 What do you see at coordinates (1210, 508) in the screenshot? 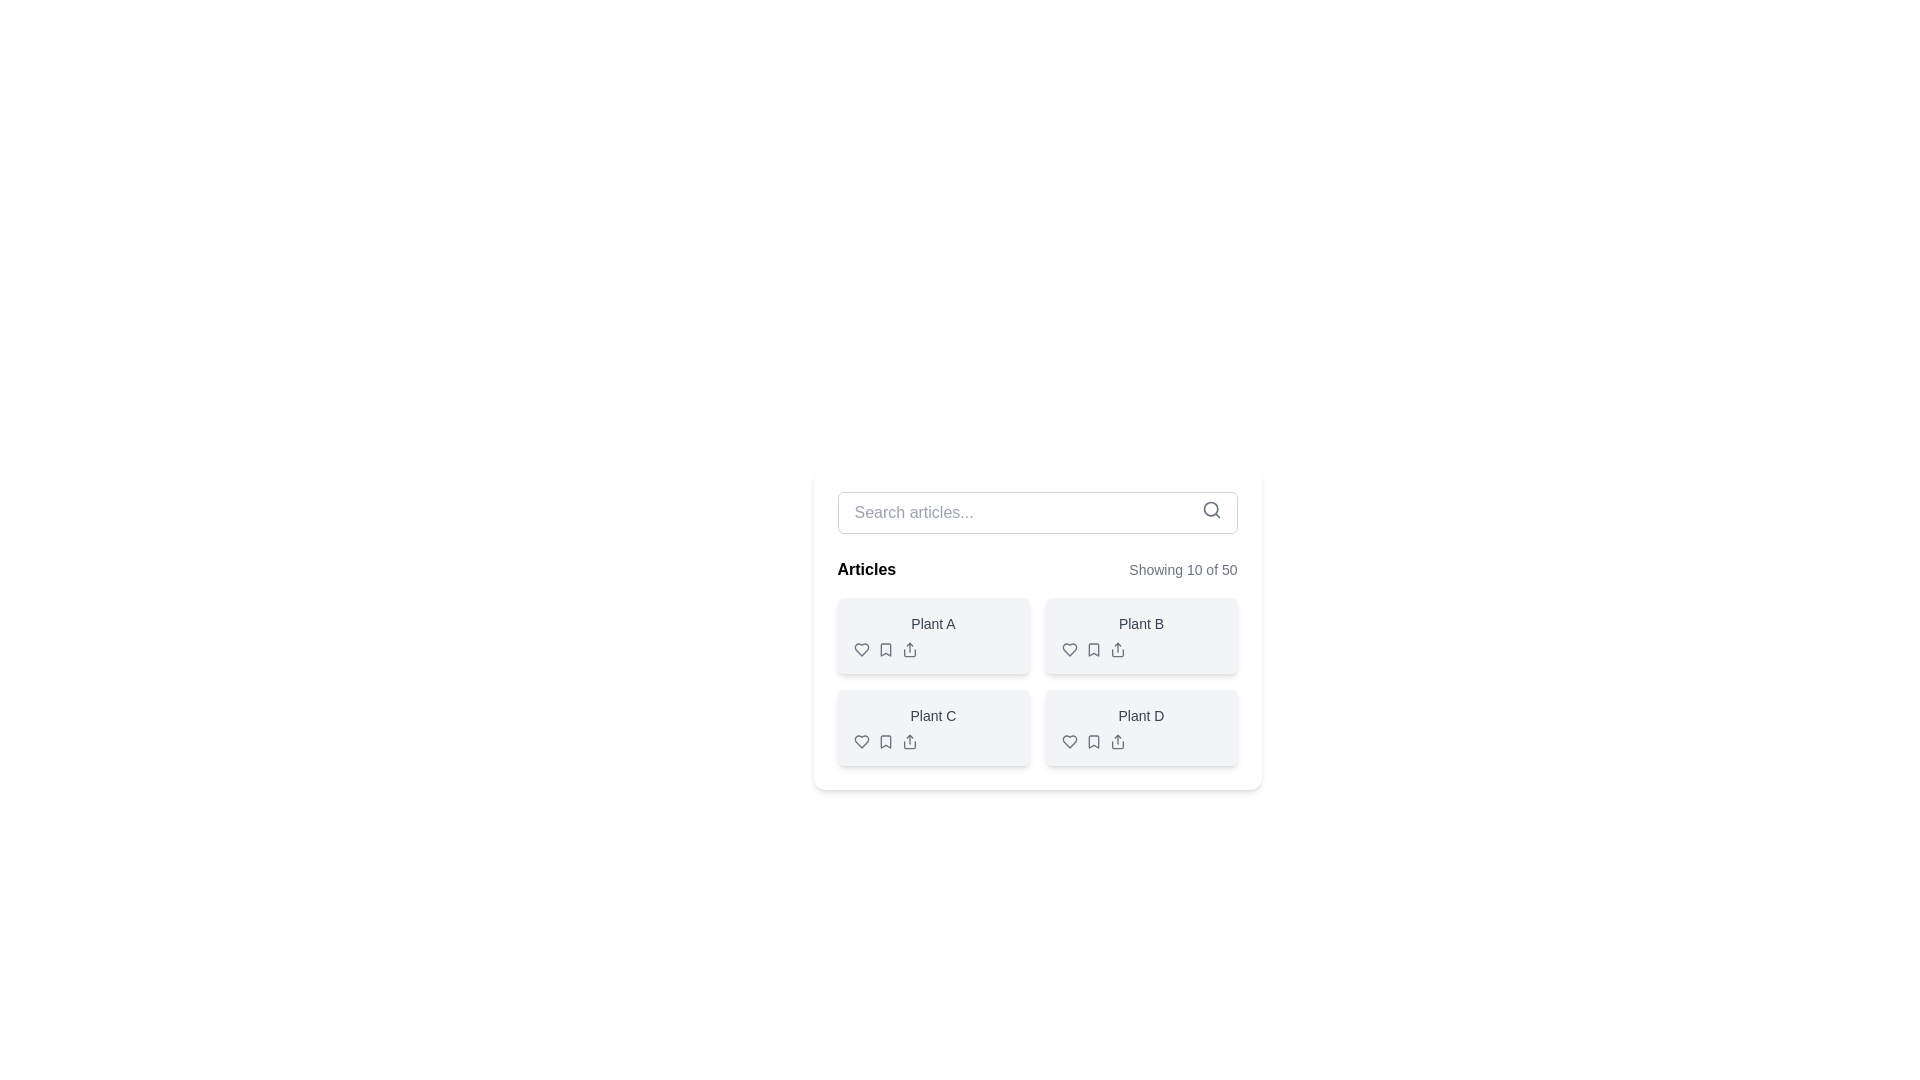
I see `the search icon located at the top-right corner of the search bar to potentially see additional information` at bounding box center [1210, 508].